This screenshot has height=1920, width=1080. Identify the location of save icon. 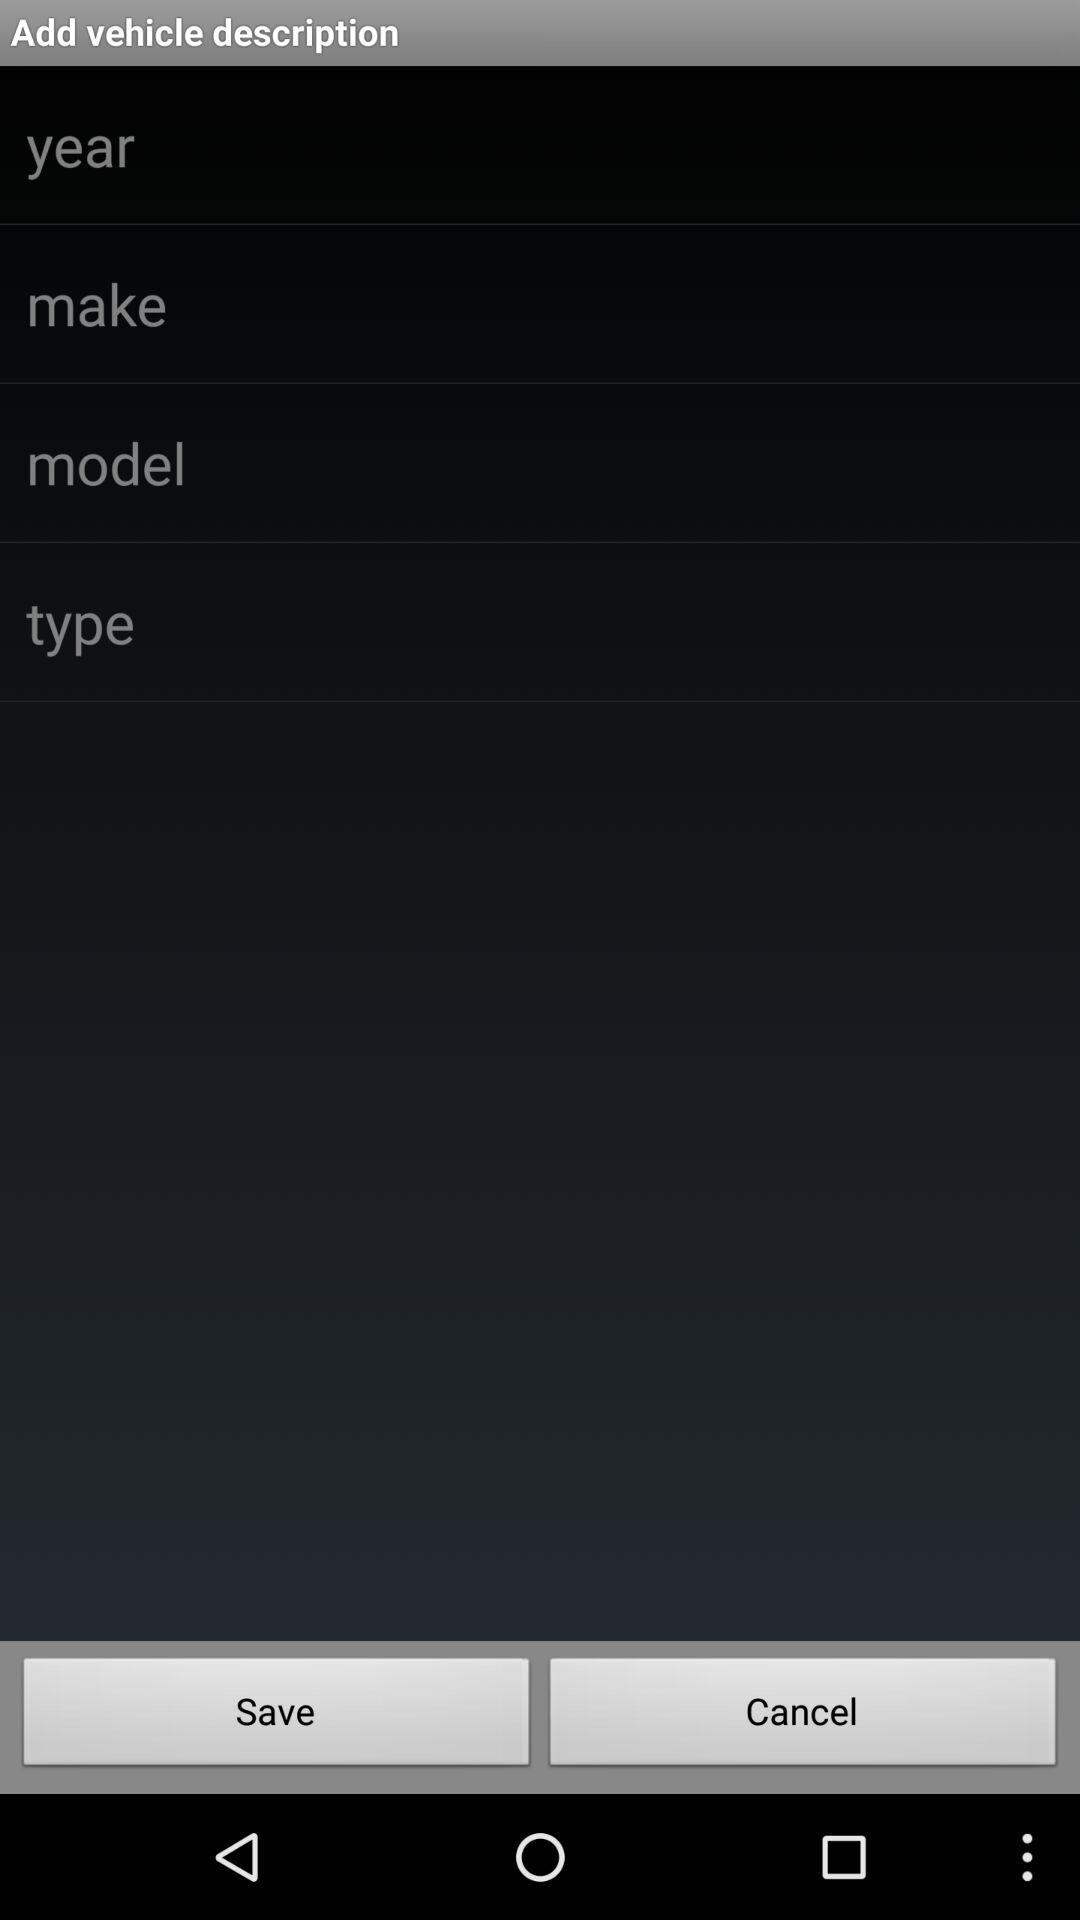
(276, 1716).